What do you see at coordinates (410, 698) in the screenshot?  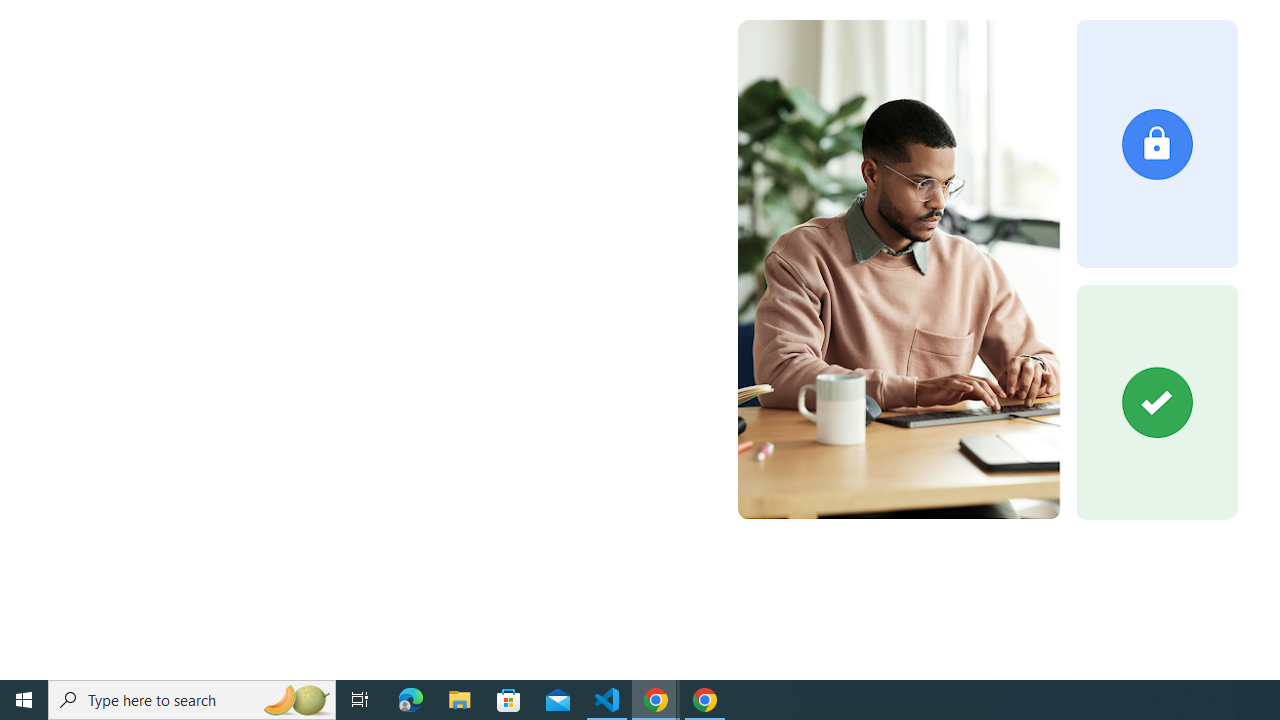 I see `'Microsoft Edge'` at bounding box center [410, 698].